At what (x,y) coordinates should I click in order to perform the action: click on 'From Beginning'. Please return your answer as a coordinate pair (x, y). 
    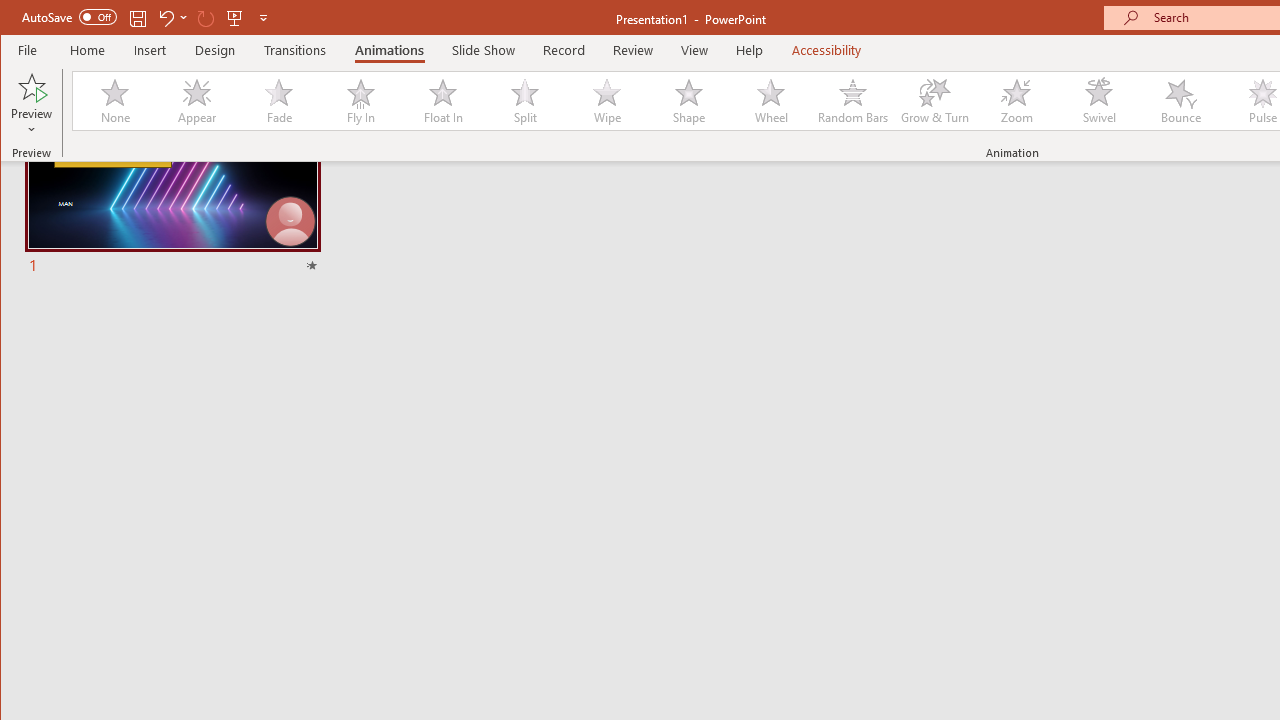
    Looking at the image, I should click on (235, 17).